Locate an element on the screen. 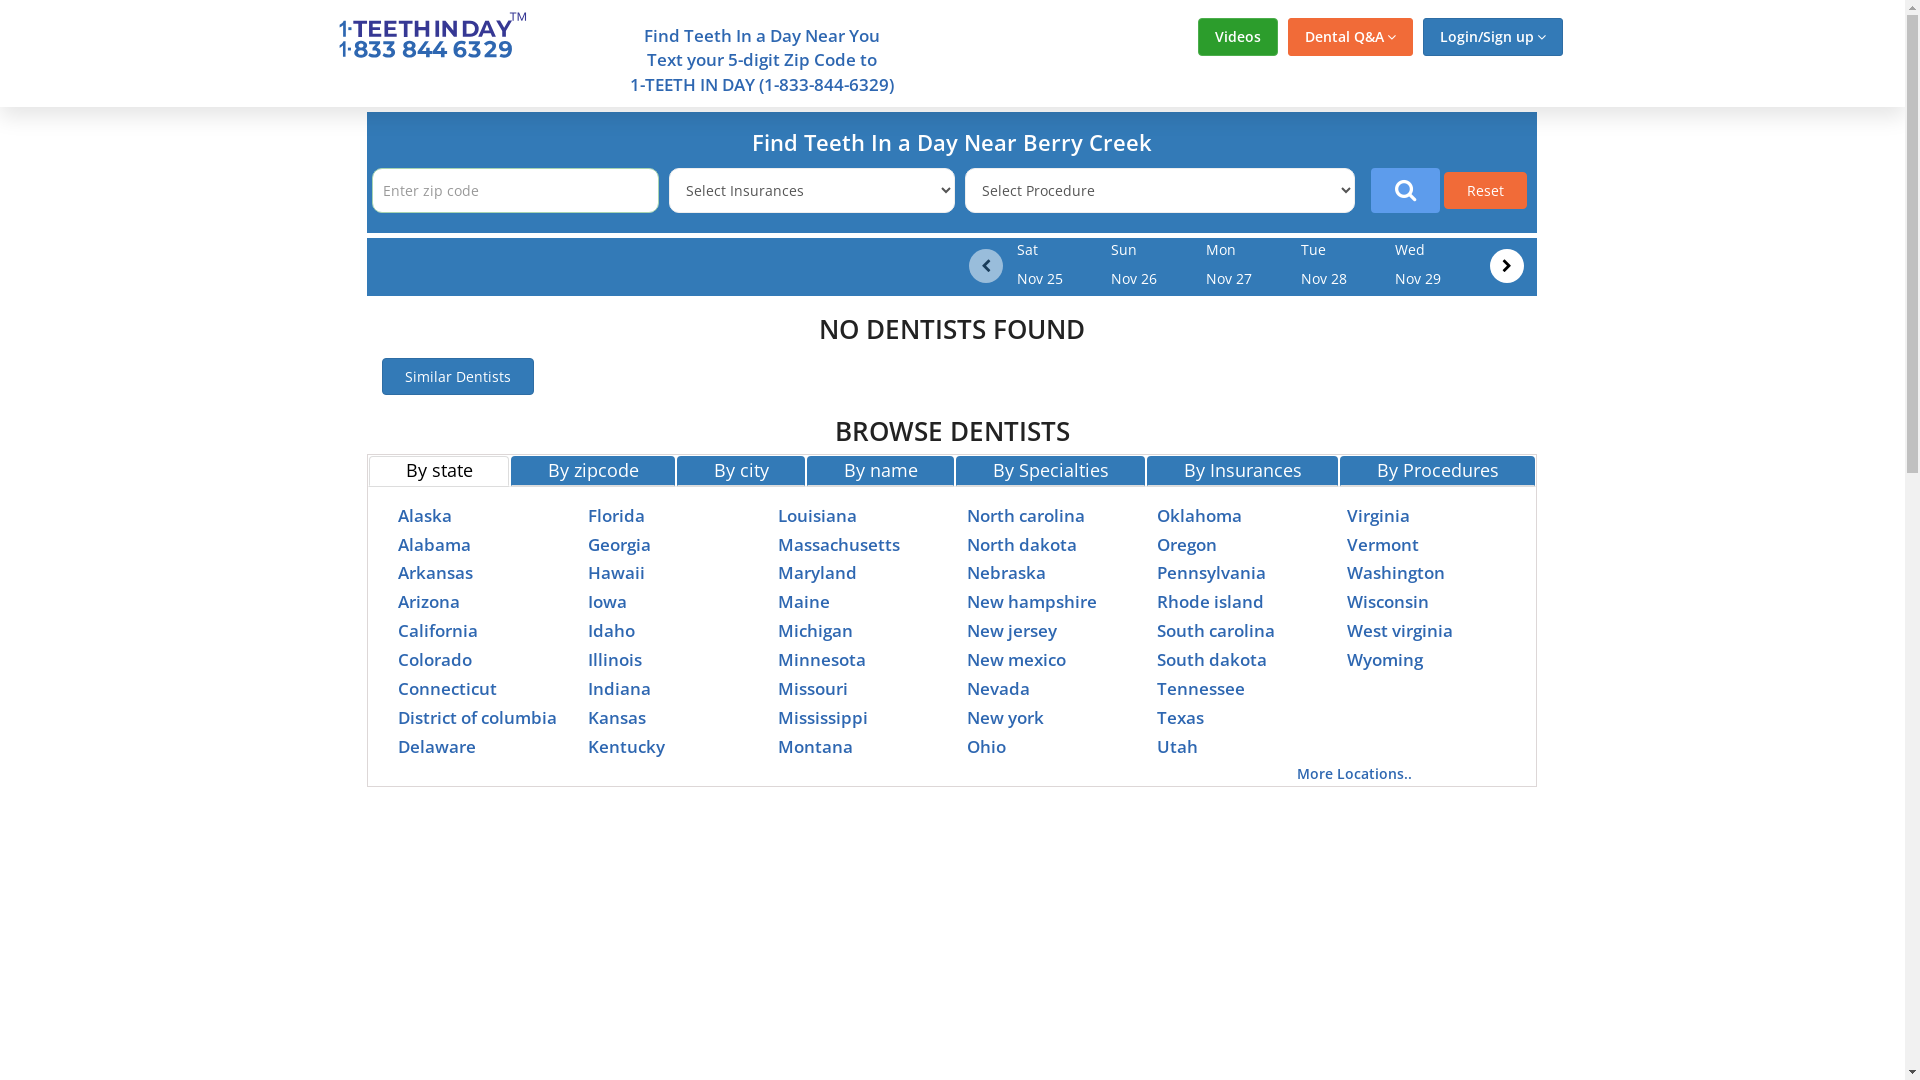 The image size is (1920, 1080). 'New york' is located at coordinates (1005, 716).